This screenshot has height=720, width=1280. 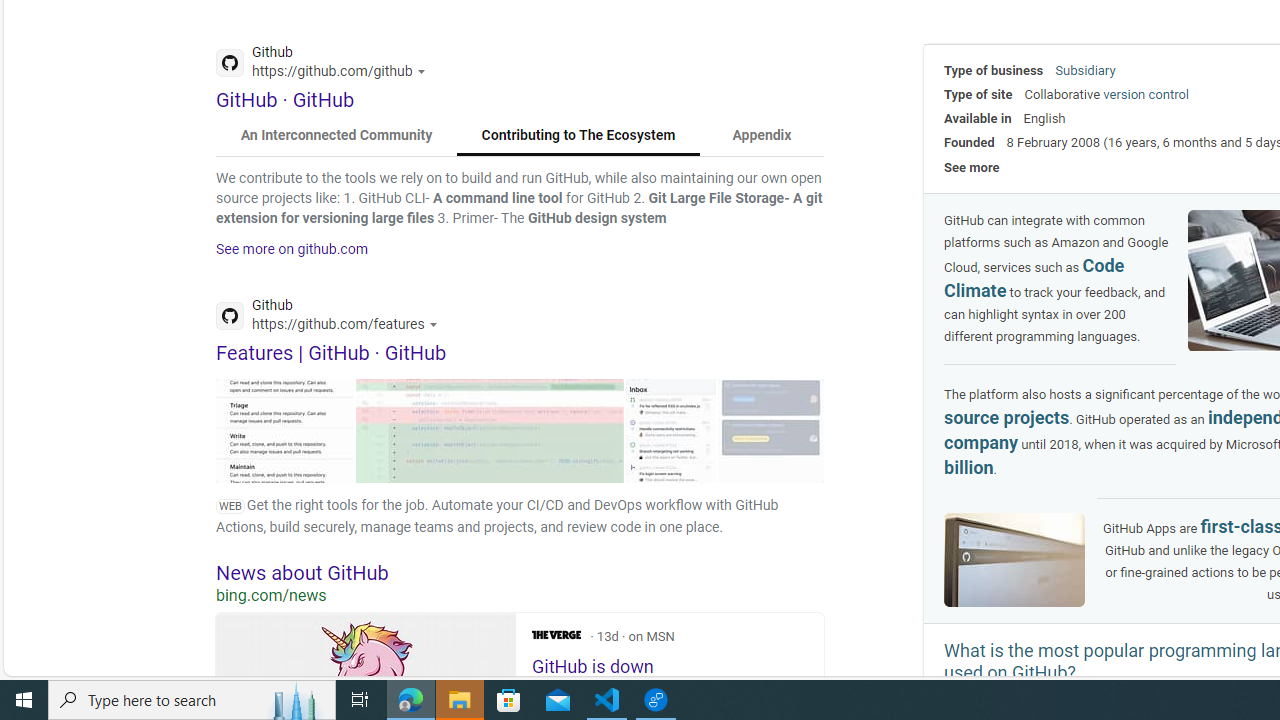 What do you see at coordinates (969, 141) in the screenshot?
I see `'Founded'` at bounding box center [969, 141].